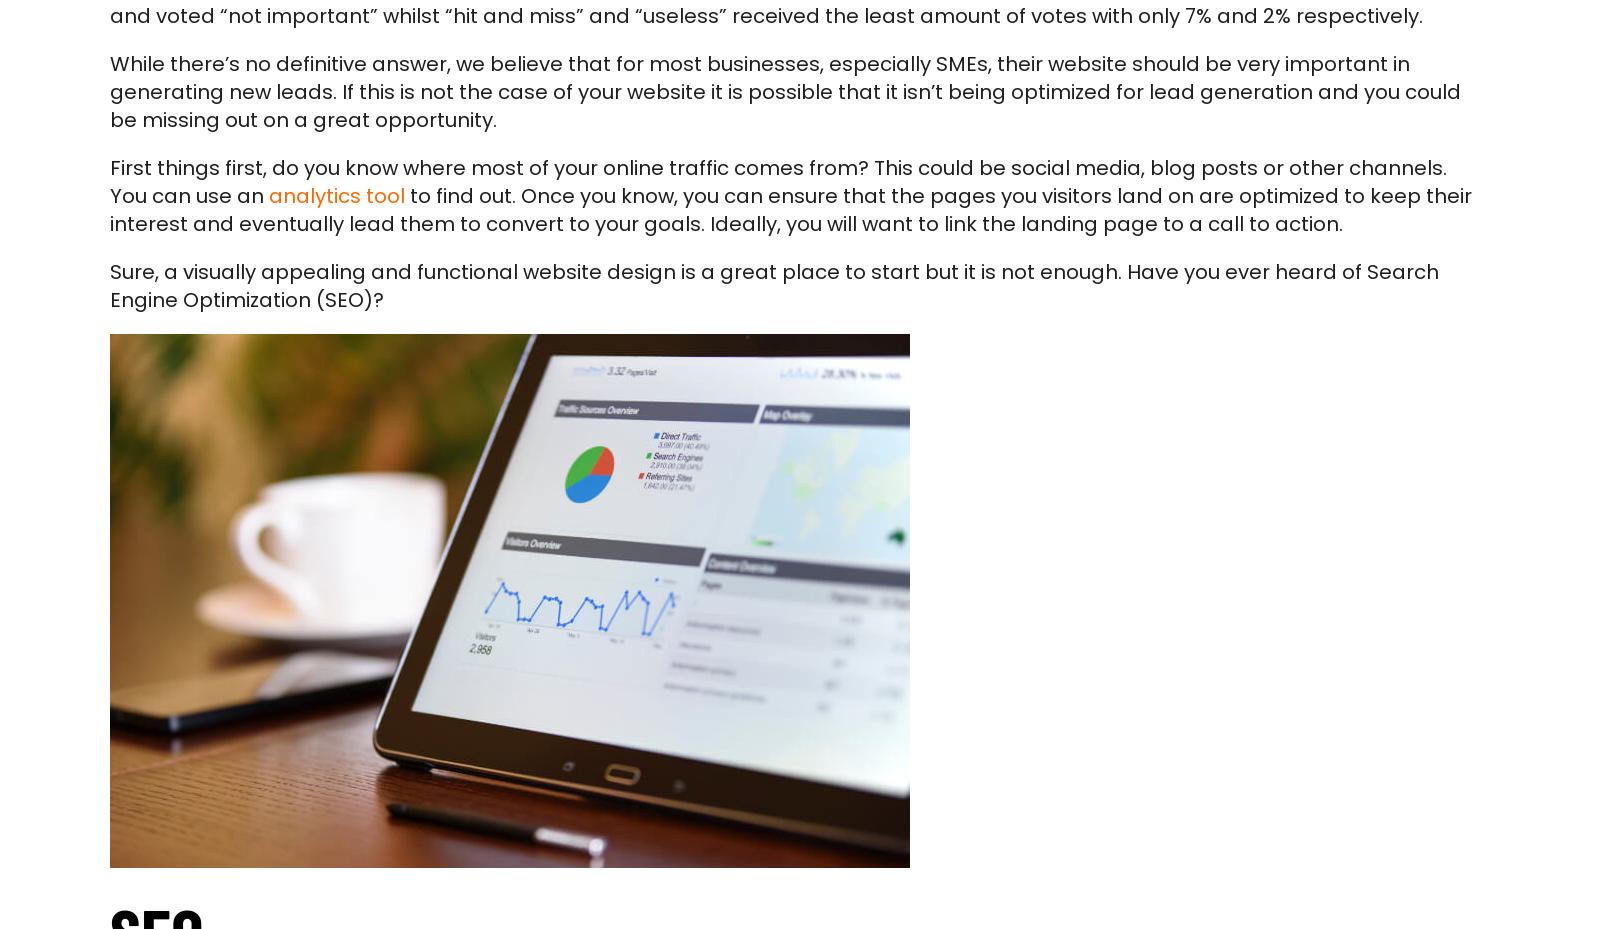 This screenshot has width=1600, height=929. Describe the element at coordinates (458, 532) in the screenshot. I see `'Get in touch'` at that location.